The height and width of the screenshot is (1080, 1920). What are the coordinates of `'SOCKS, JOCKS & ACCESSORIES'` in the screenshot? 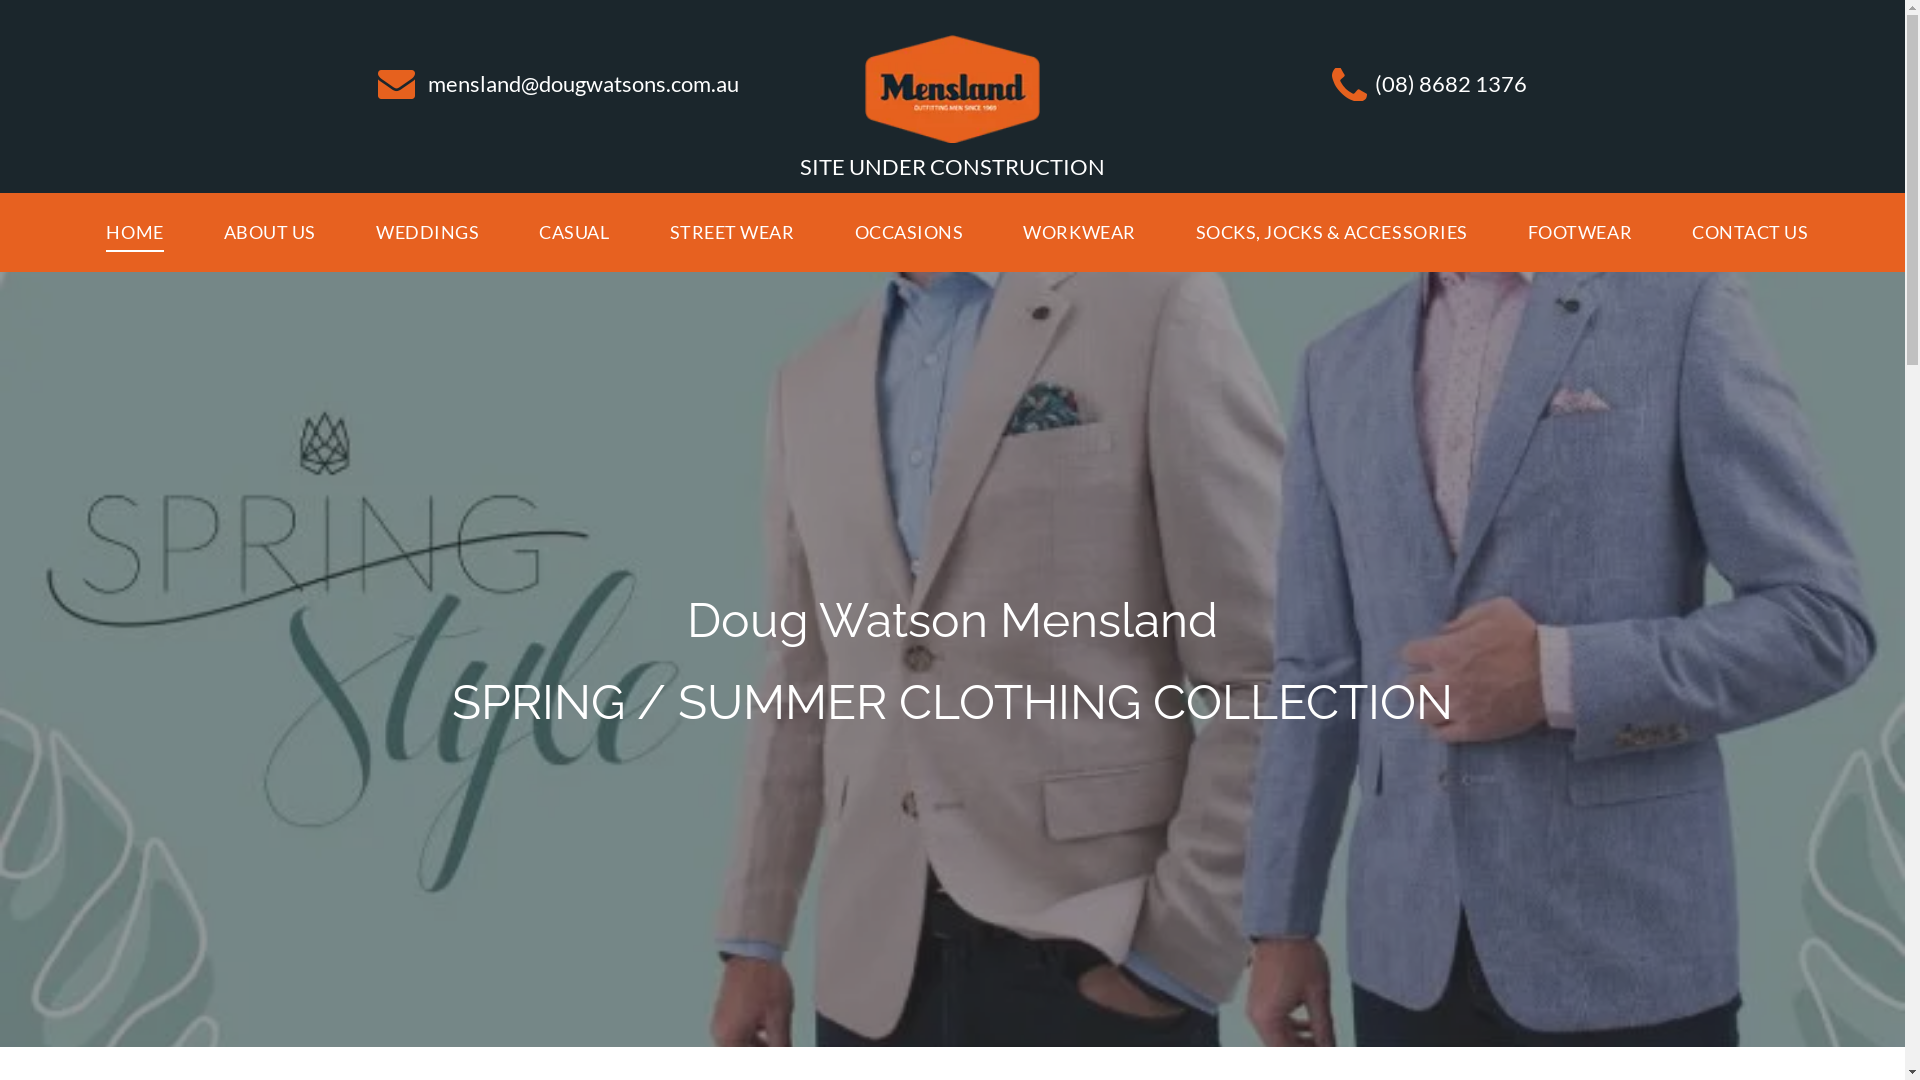 It's located at (1331, 231).